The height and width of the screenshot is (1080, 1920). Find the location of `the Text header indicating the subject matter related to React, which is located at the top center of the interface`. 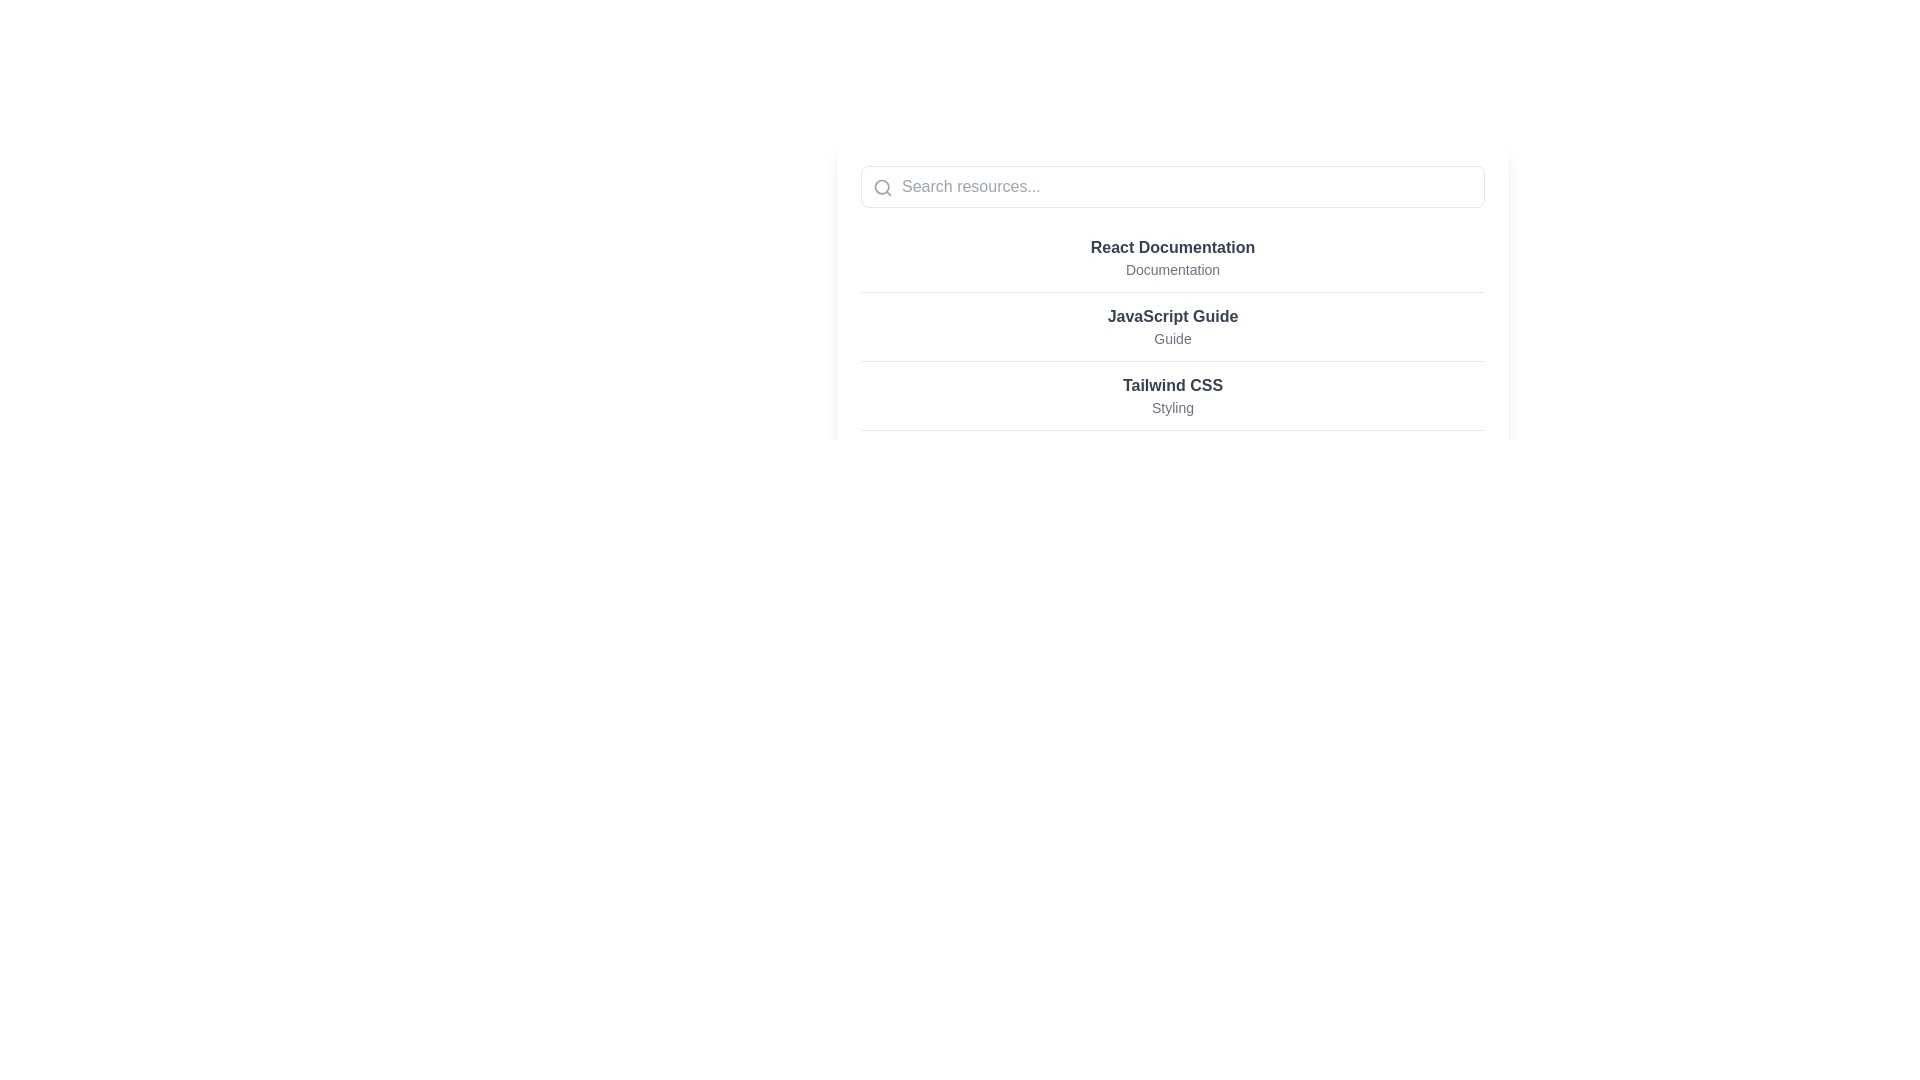

the Text header indicating the subject matter related to React, which is located at the top center of the interface is located at coordinates (1172, 246).